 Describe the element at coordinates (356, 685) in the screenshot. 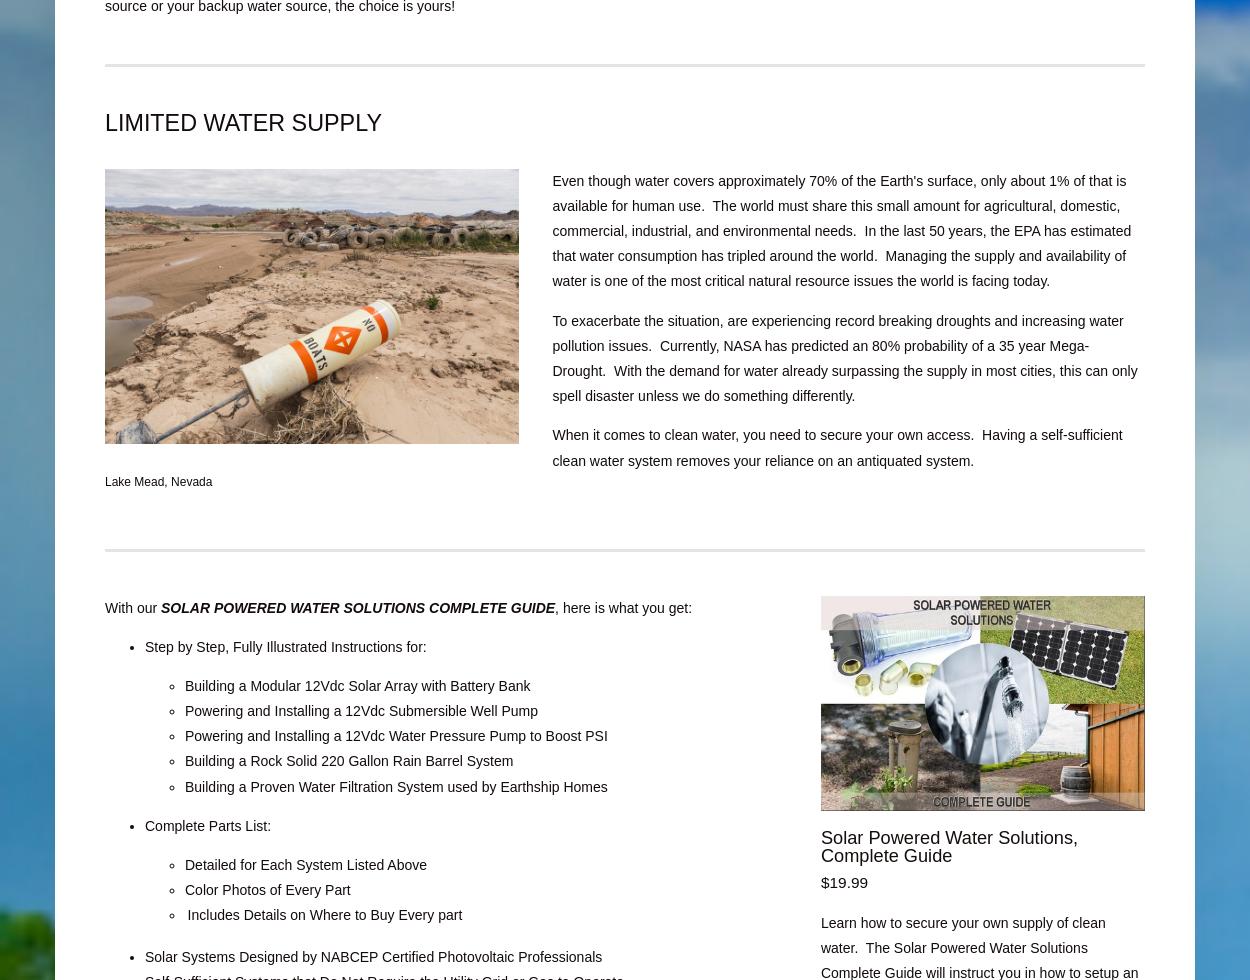

I see `'Building a Modular 12Vdc Solar Array with Battery Bank'` at that location.